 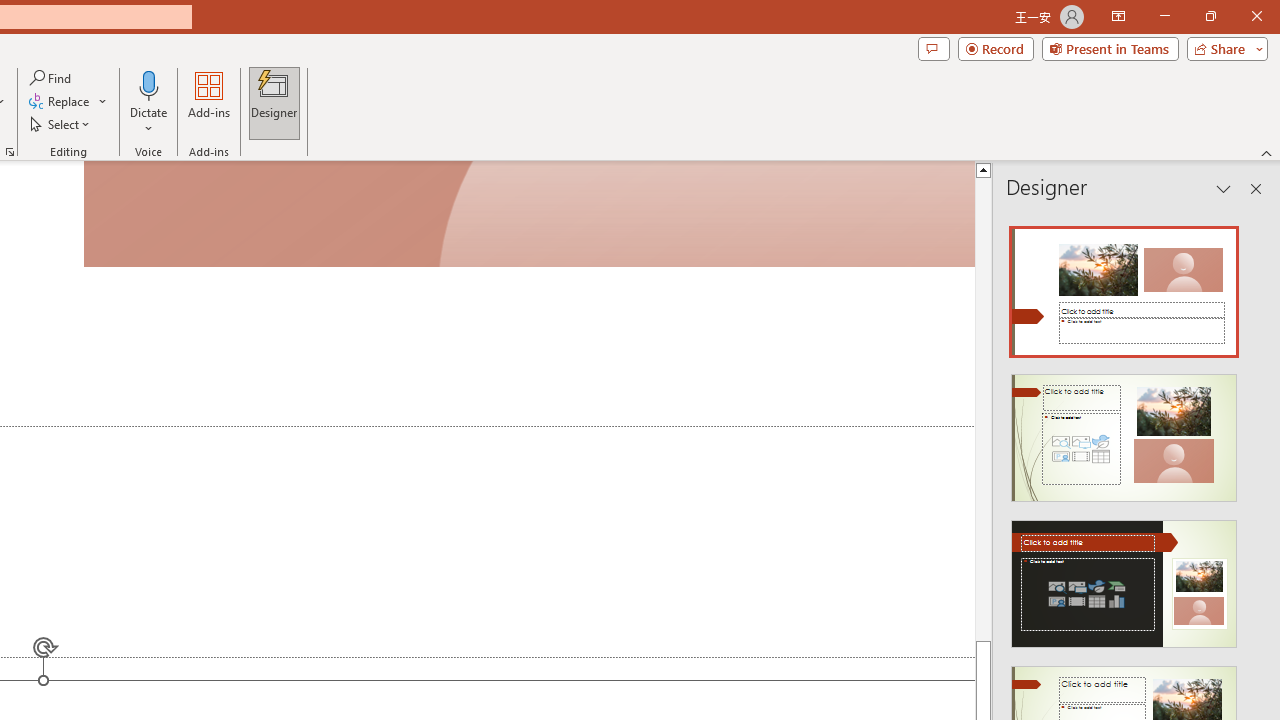 I want to click on 'More Options', so click(x=148, y=121).